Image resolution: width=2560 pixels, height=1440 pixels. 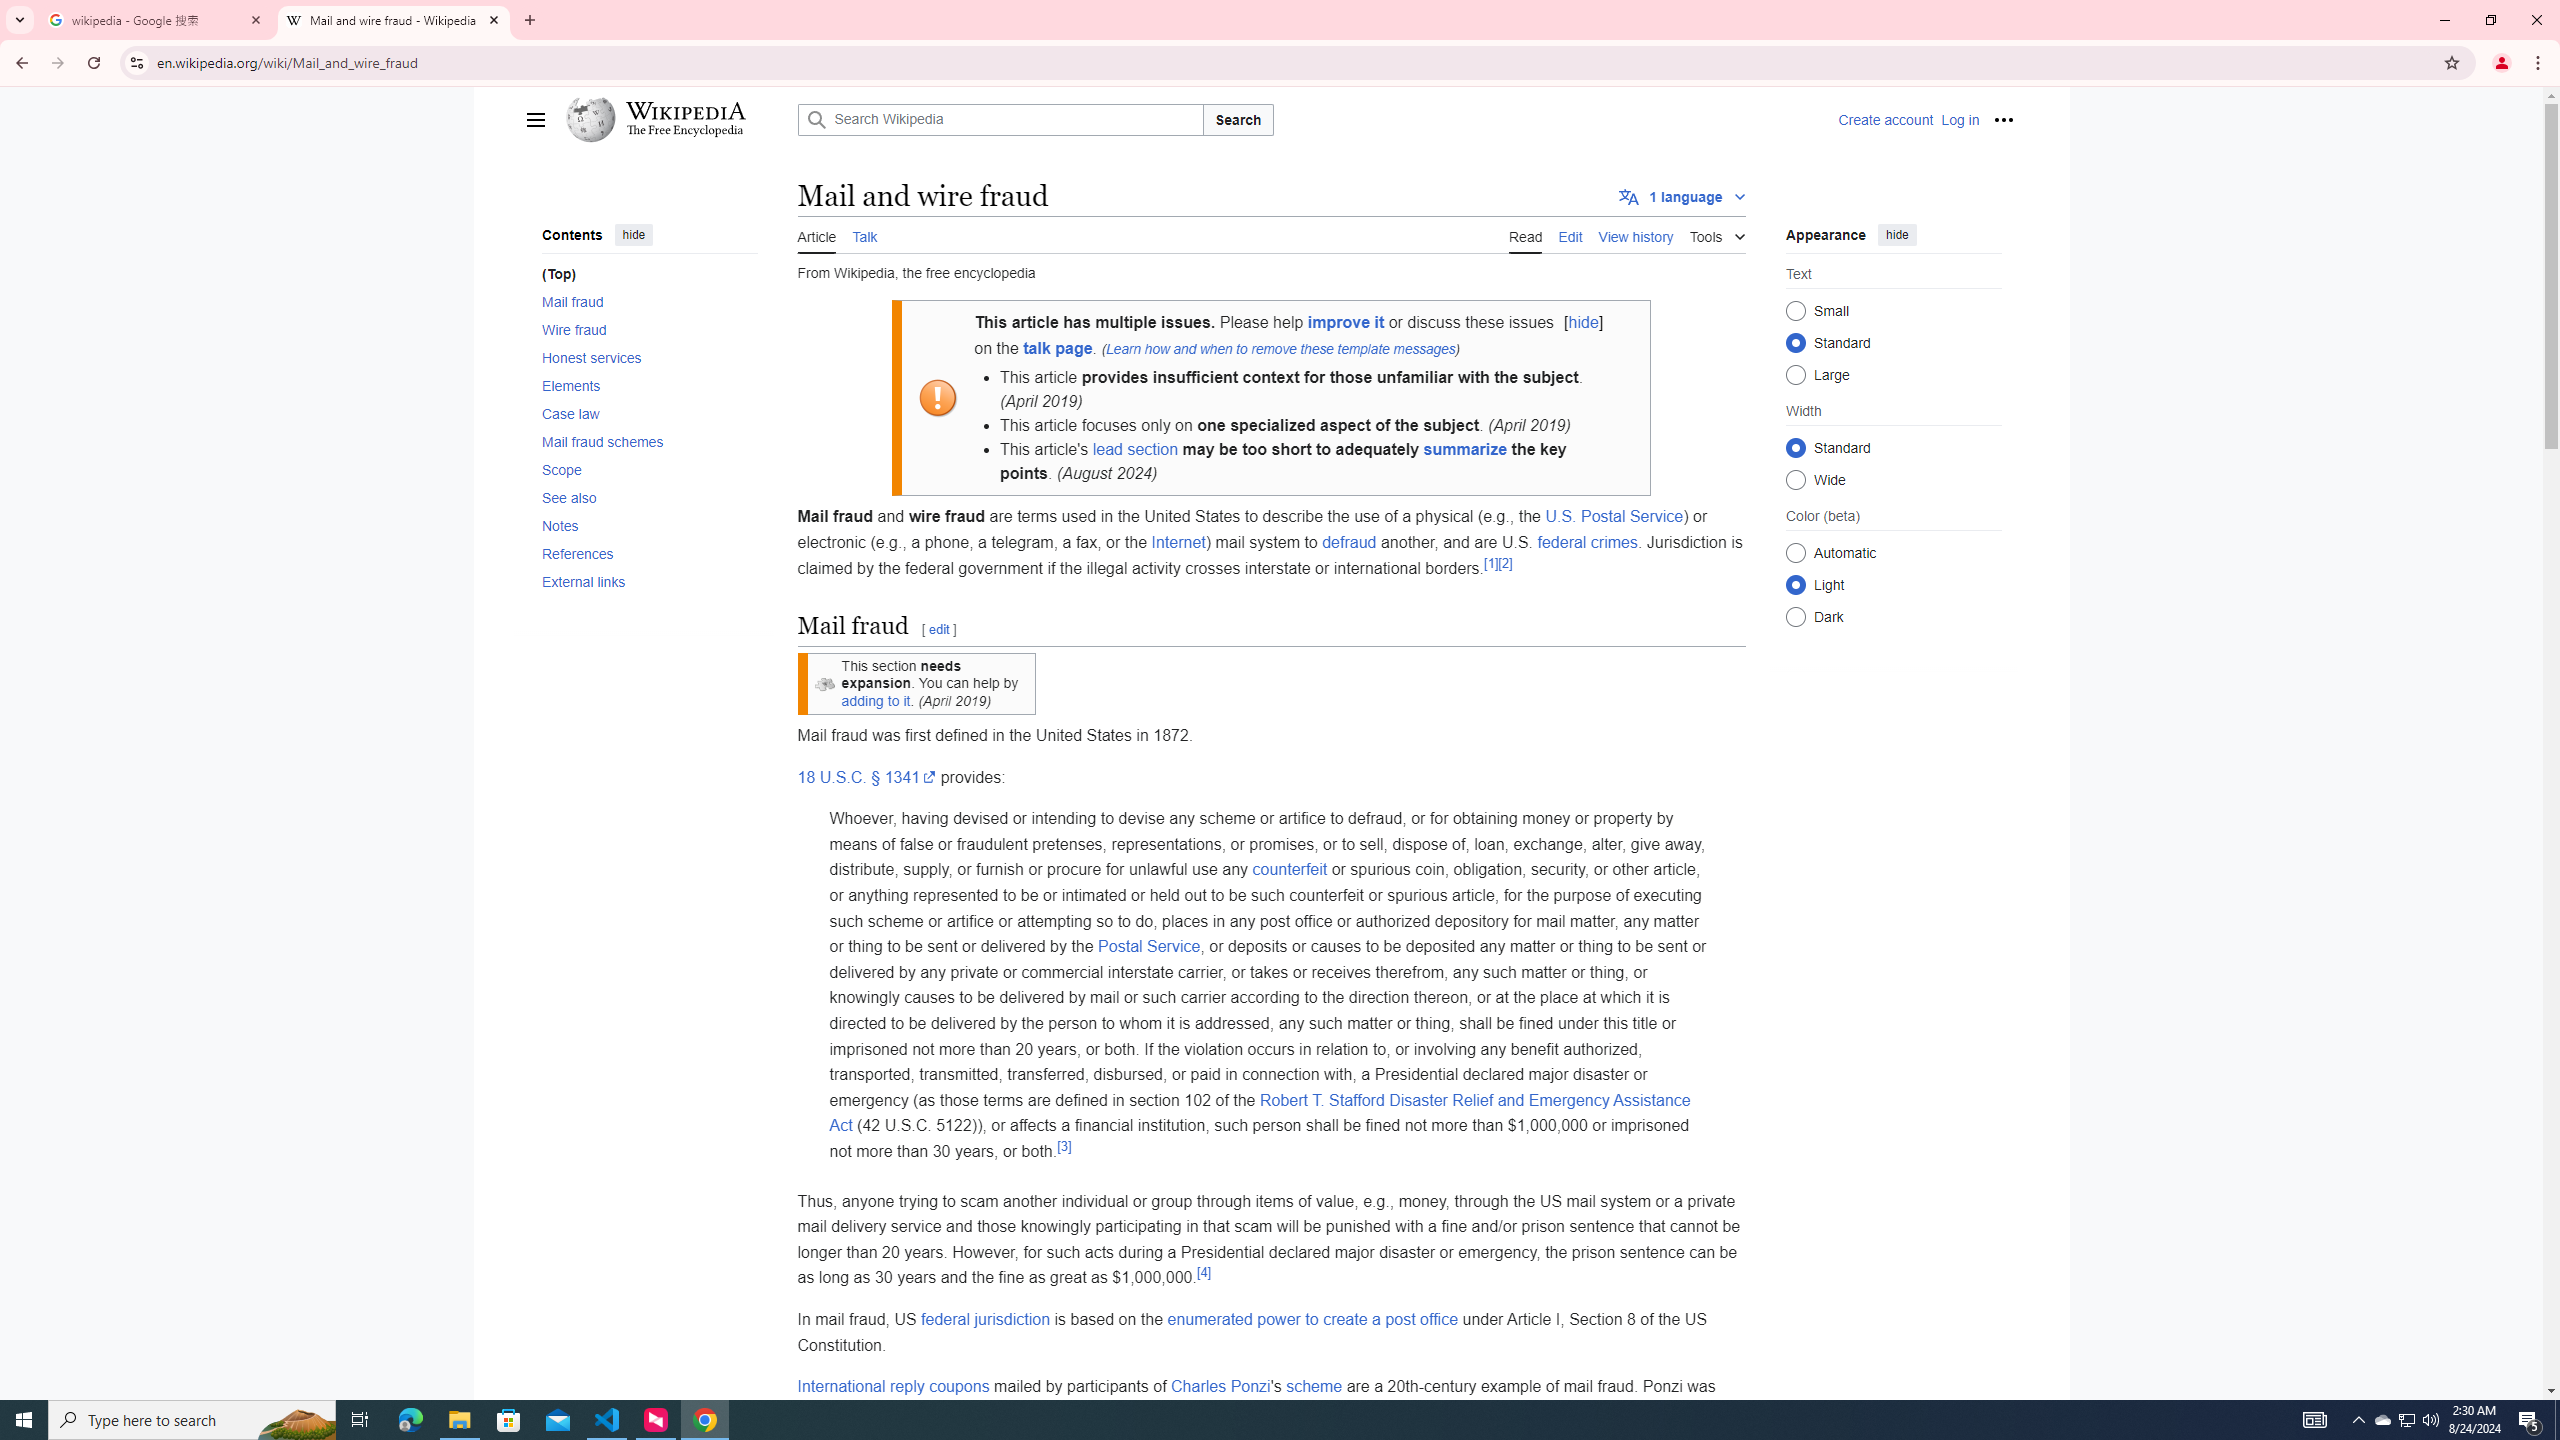 I want to click on 'Internet', so click(x=1178, y=541).